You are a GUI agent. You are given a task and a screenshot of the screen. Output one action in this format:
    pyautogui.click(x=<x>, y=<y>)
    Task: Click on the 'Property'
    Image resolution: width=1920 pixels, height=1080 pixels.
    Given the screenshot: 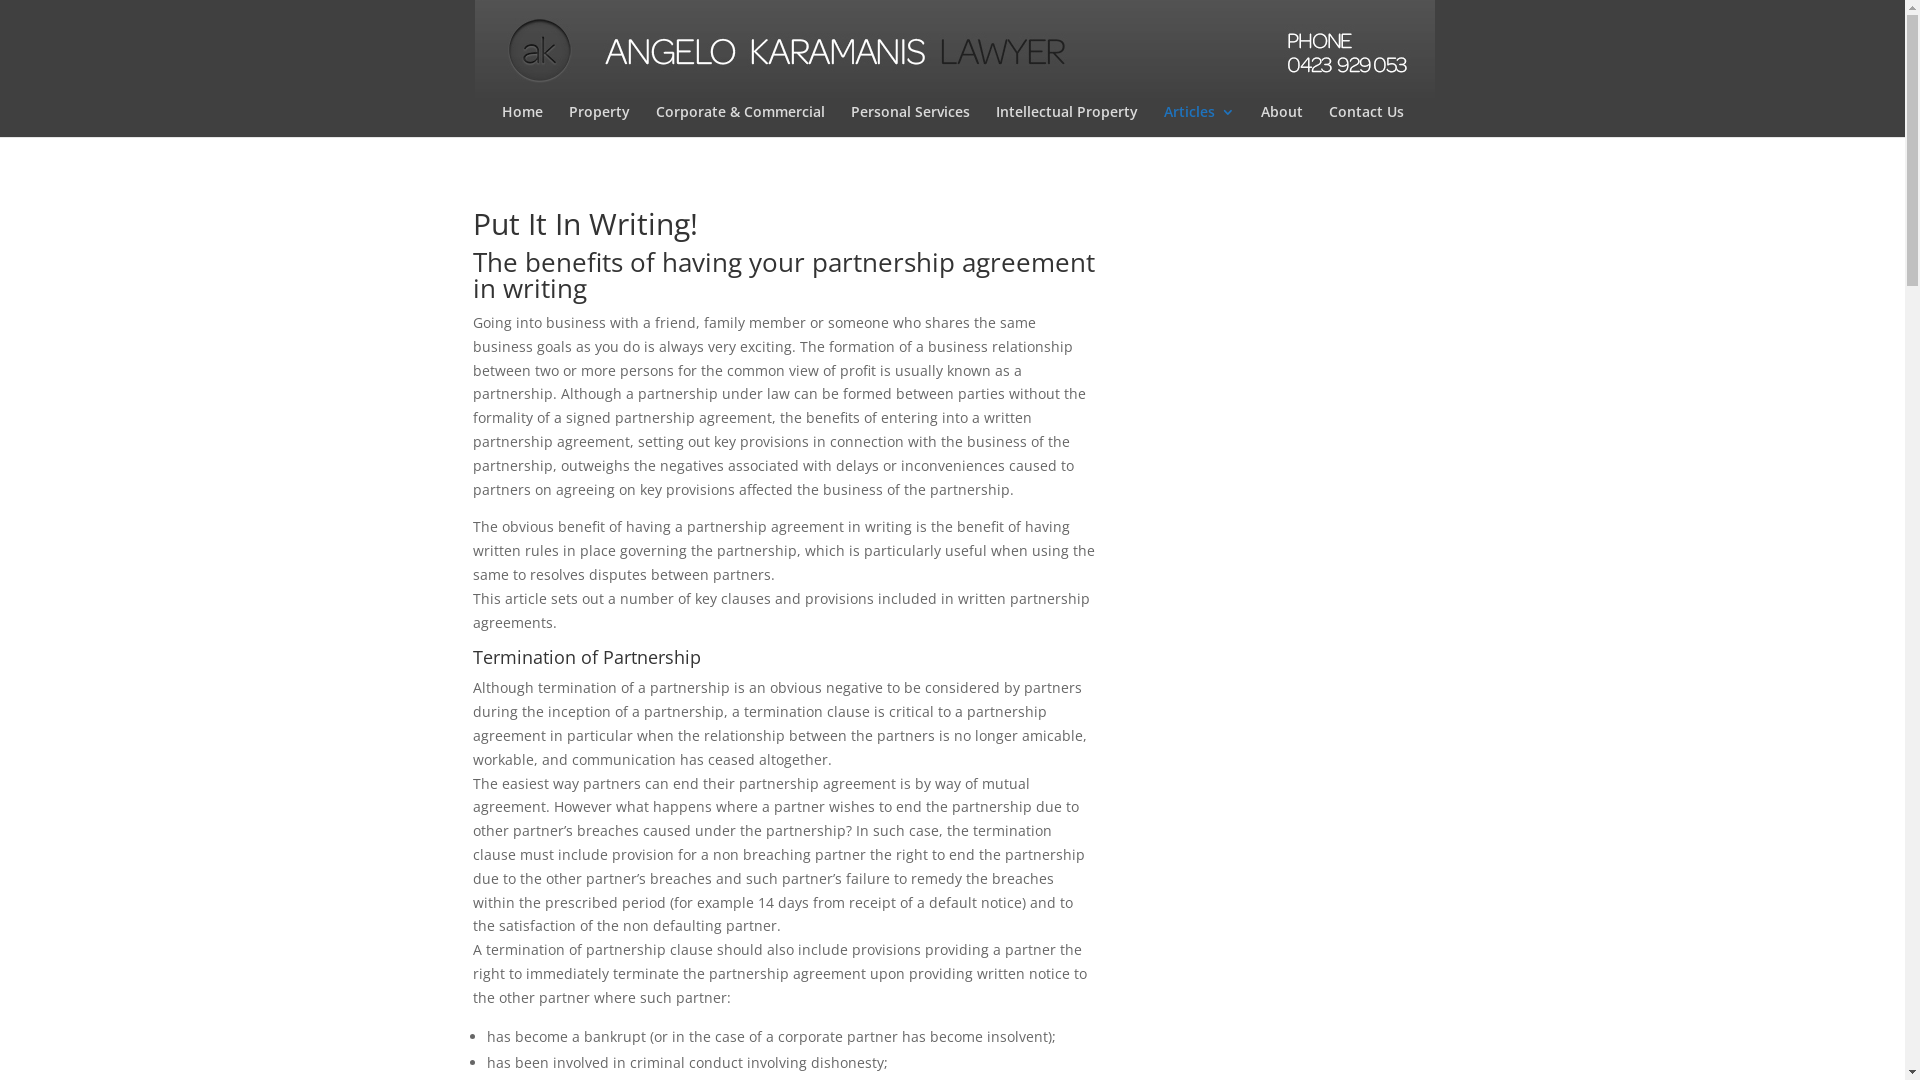 What is the action you would take?
    pyautogui.click(x=597, y=120)
    